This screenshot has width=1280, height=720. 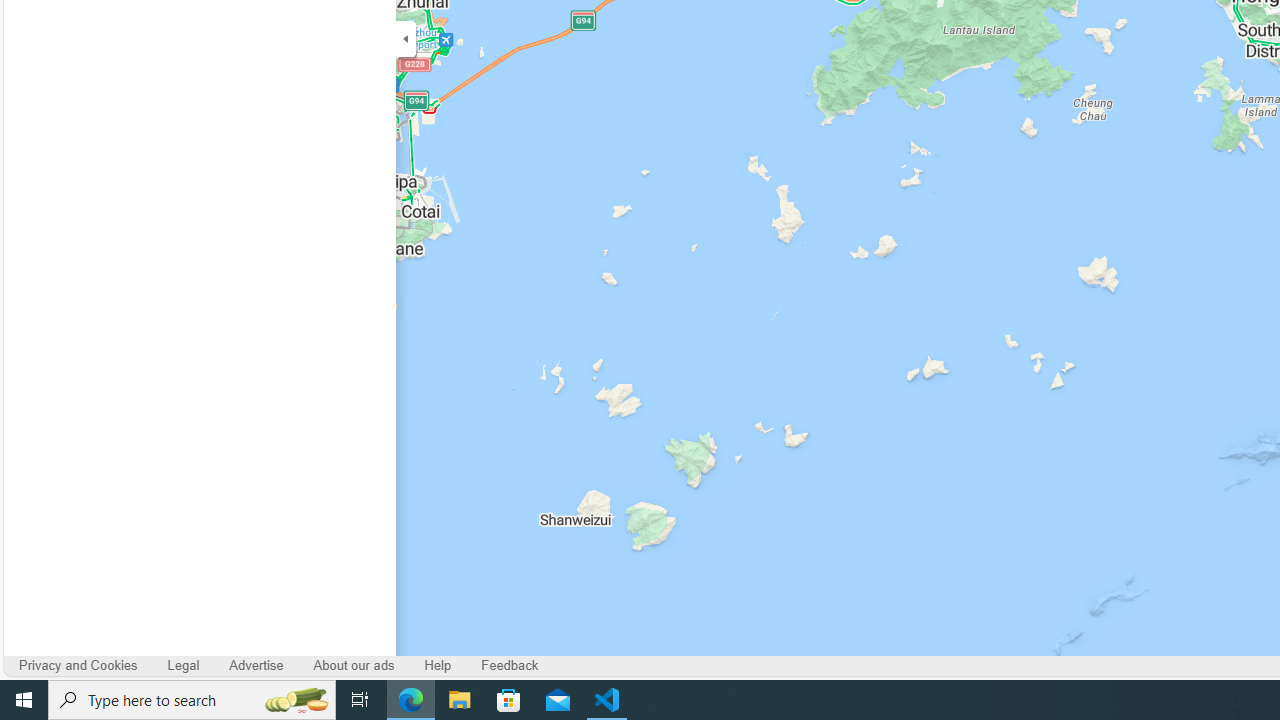 I want to click on 'About our ads', so click(x=354, y=665).